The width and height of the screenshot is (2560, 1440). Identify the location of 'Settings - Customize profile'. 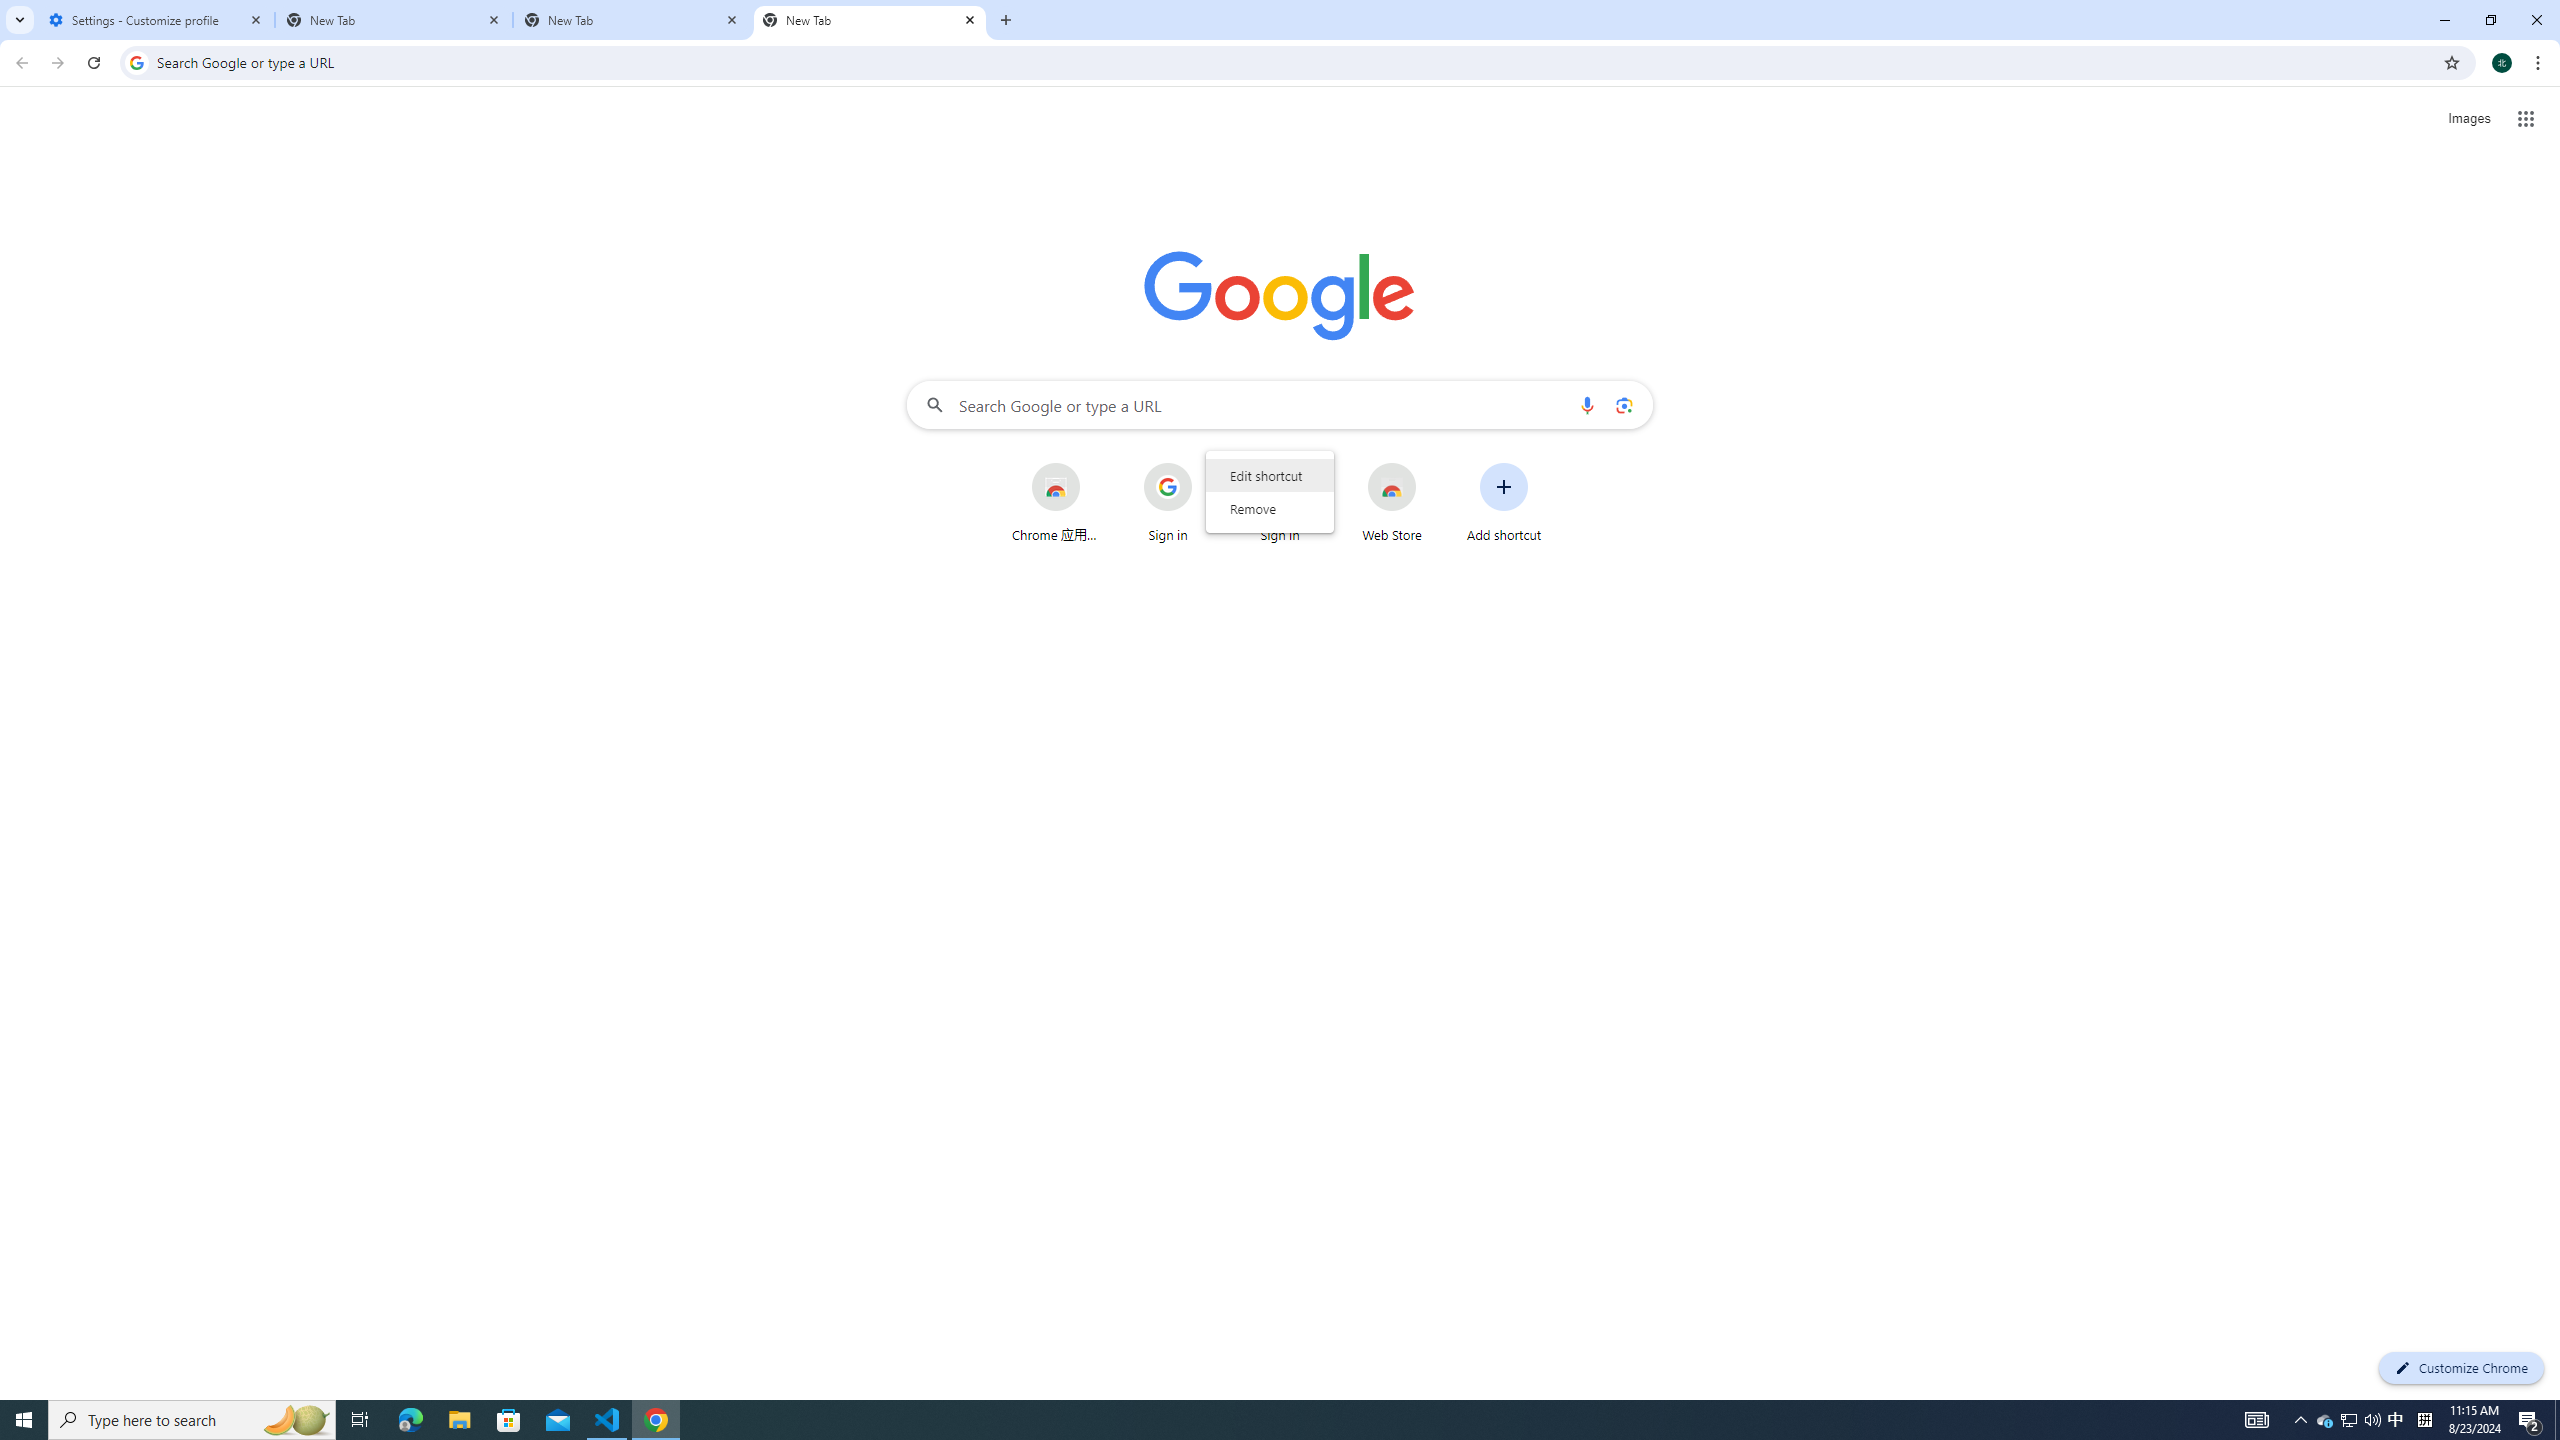
(155, 19).